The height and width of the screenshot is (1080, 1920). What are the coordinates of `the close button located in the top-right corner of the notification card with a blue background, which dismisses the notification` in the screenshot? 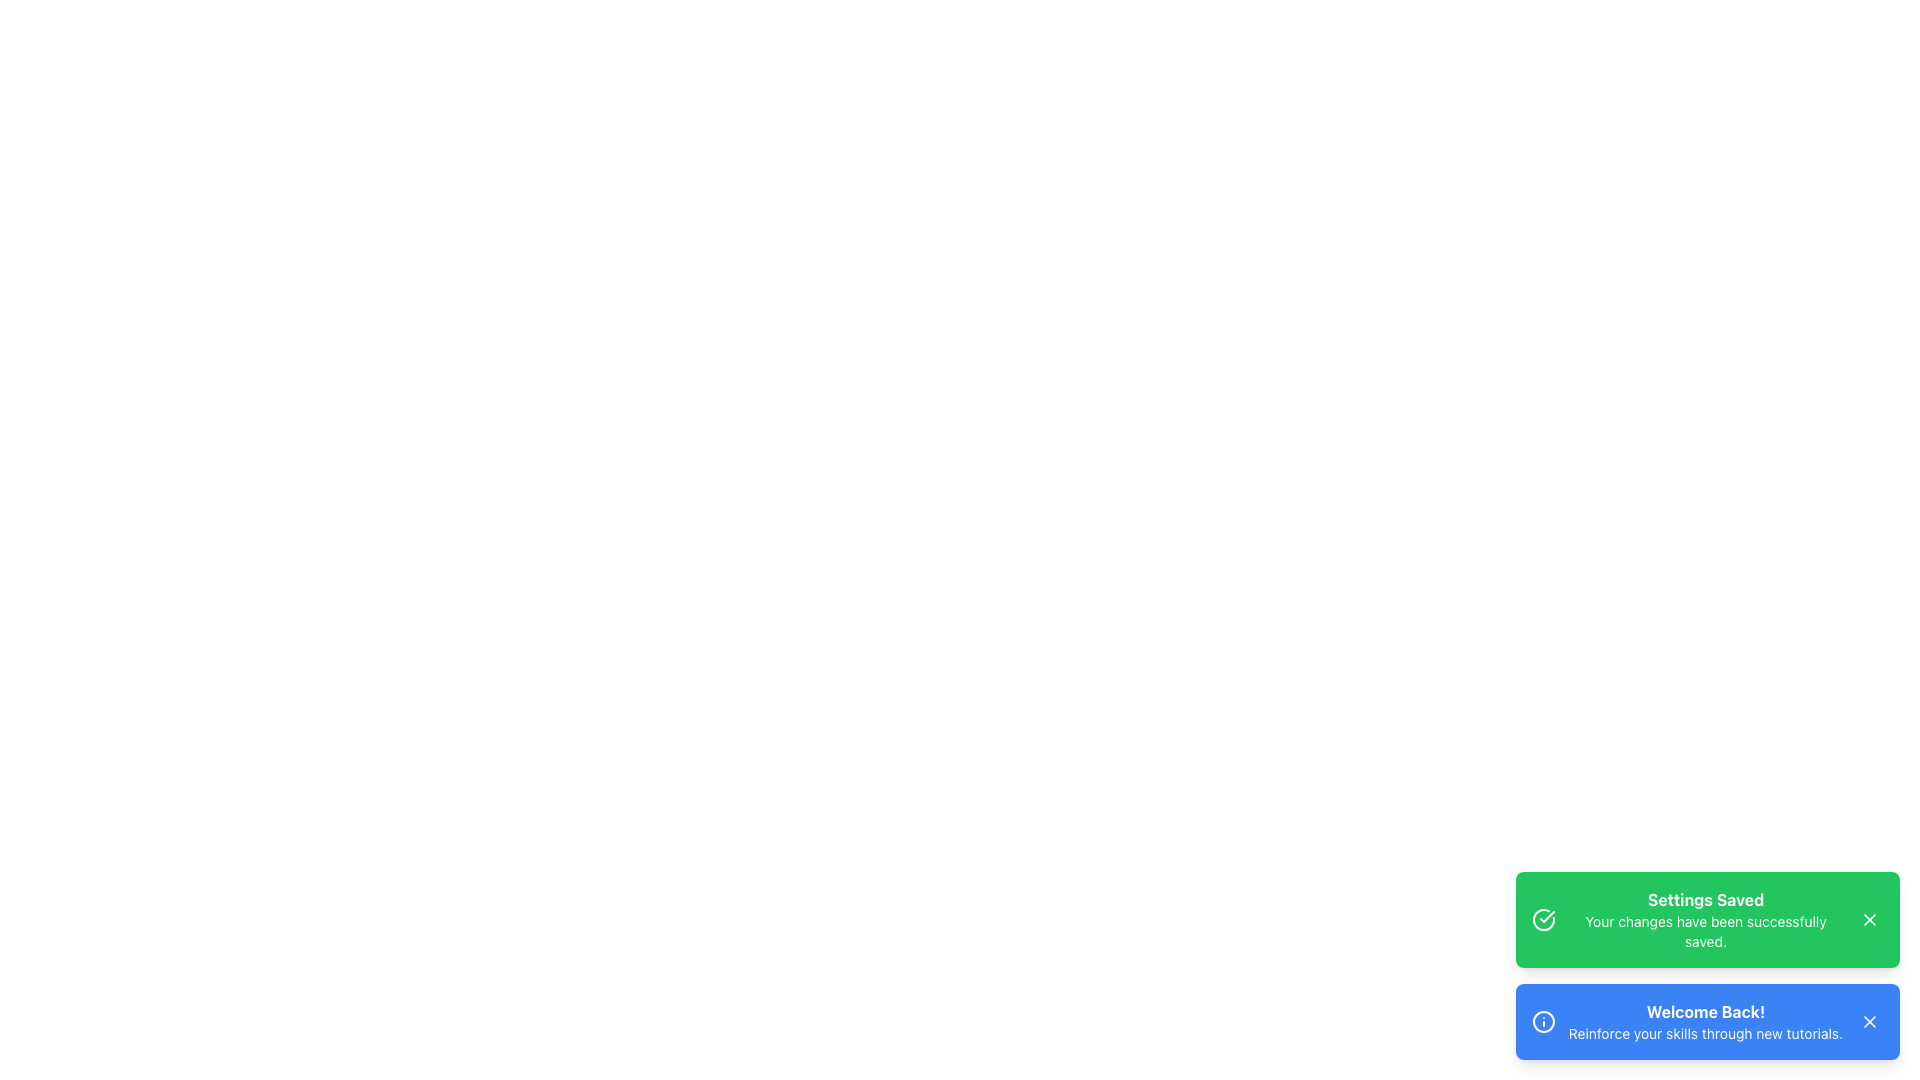 It's located at (1869, 1022).